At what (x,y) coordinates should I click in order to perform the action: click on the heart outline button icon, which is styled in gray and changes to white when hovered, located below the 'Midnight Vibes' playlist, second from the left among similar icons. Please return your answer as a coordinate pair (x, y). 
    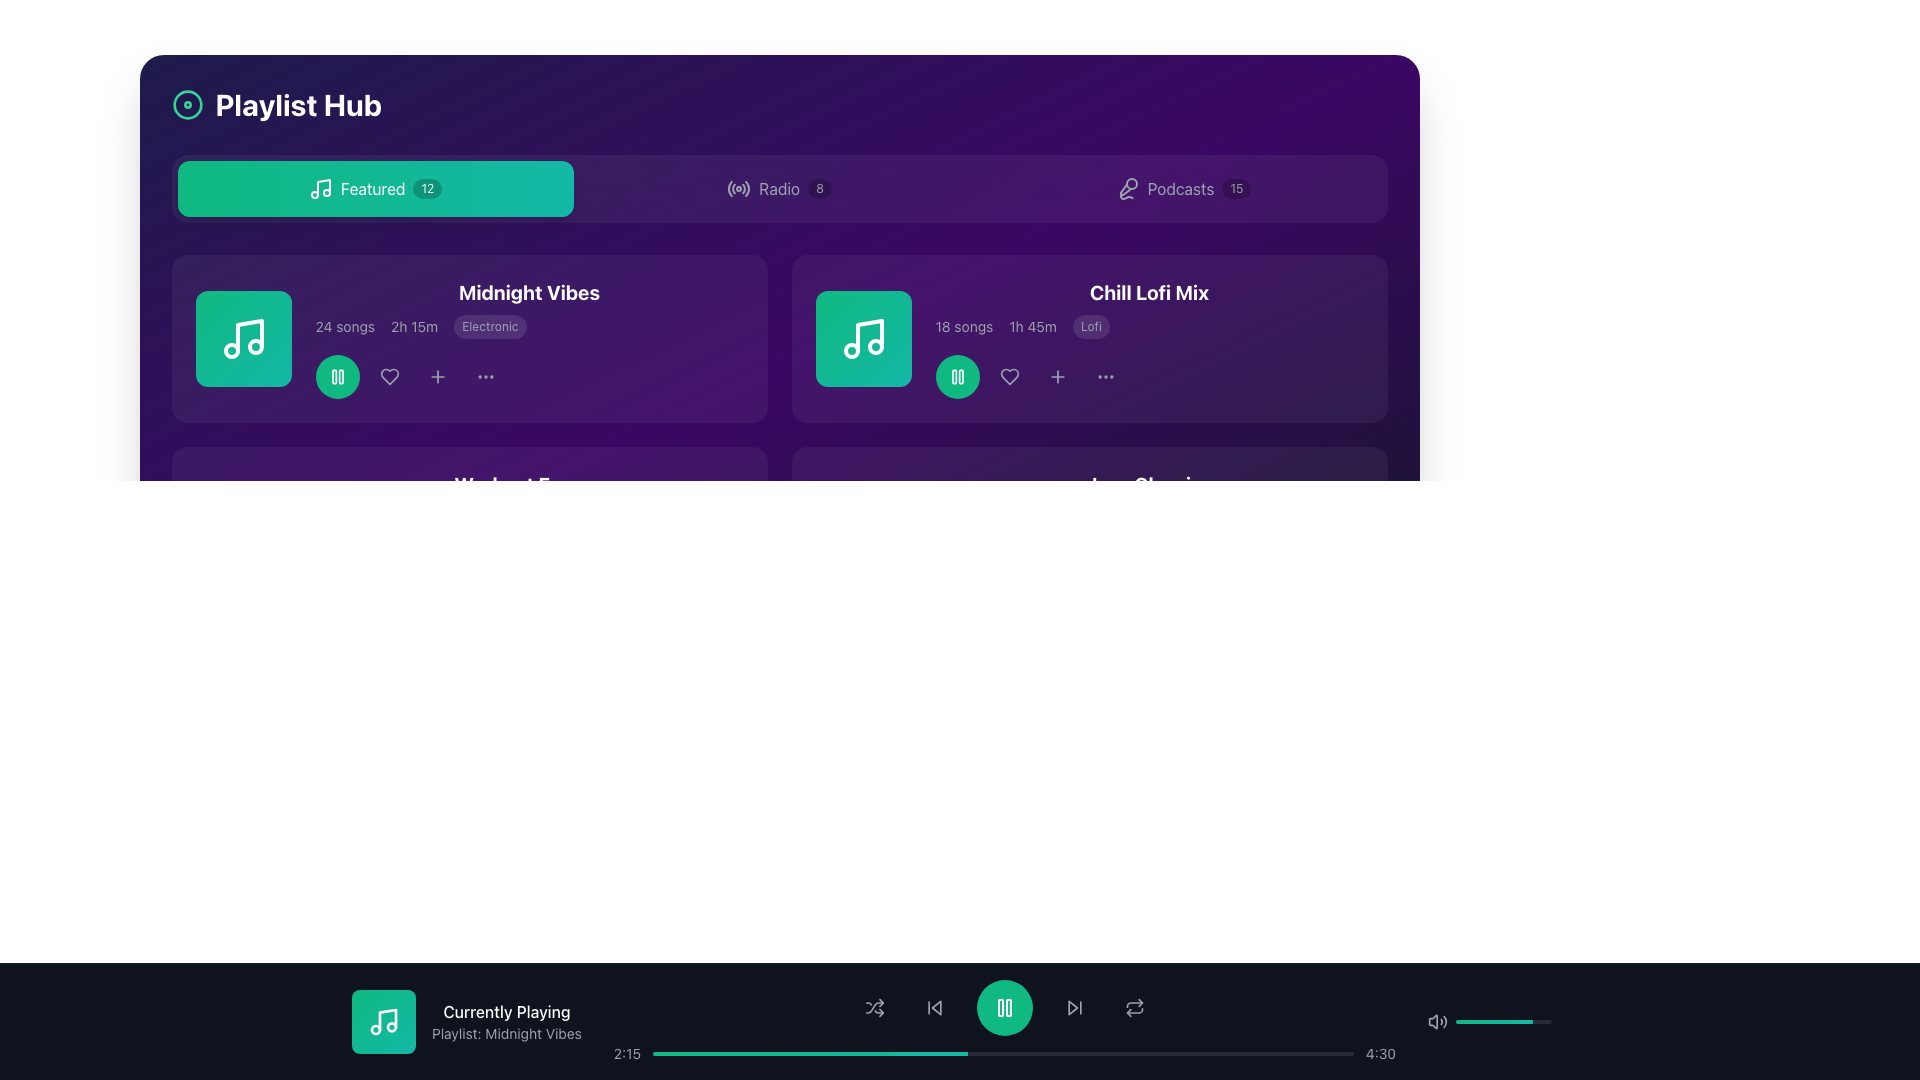
    Looking at the image, I should click on (389, 377).